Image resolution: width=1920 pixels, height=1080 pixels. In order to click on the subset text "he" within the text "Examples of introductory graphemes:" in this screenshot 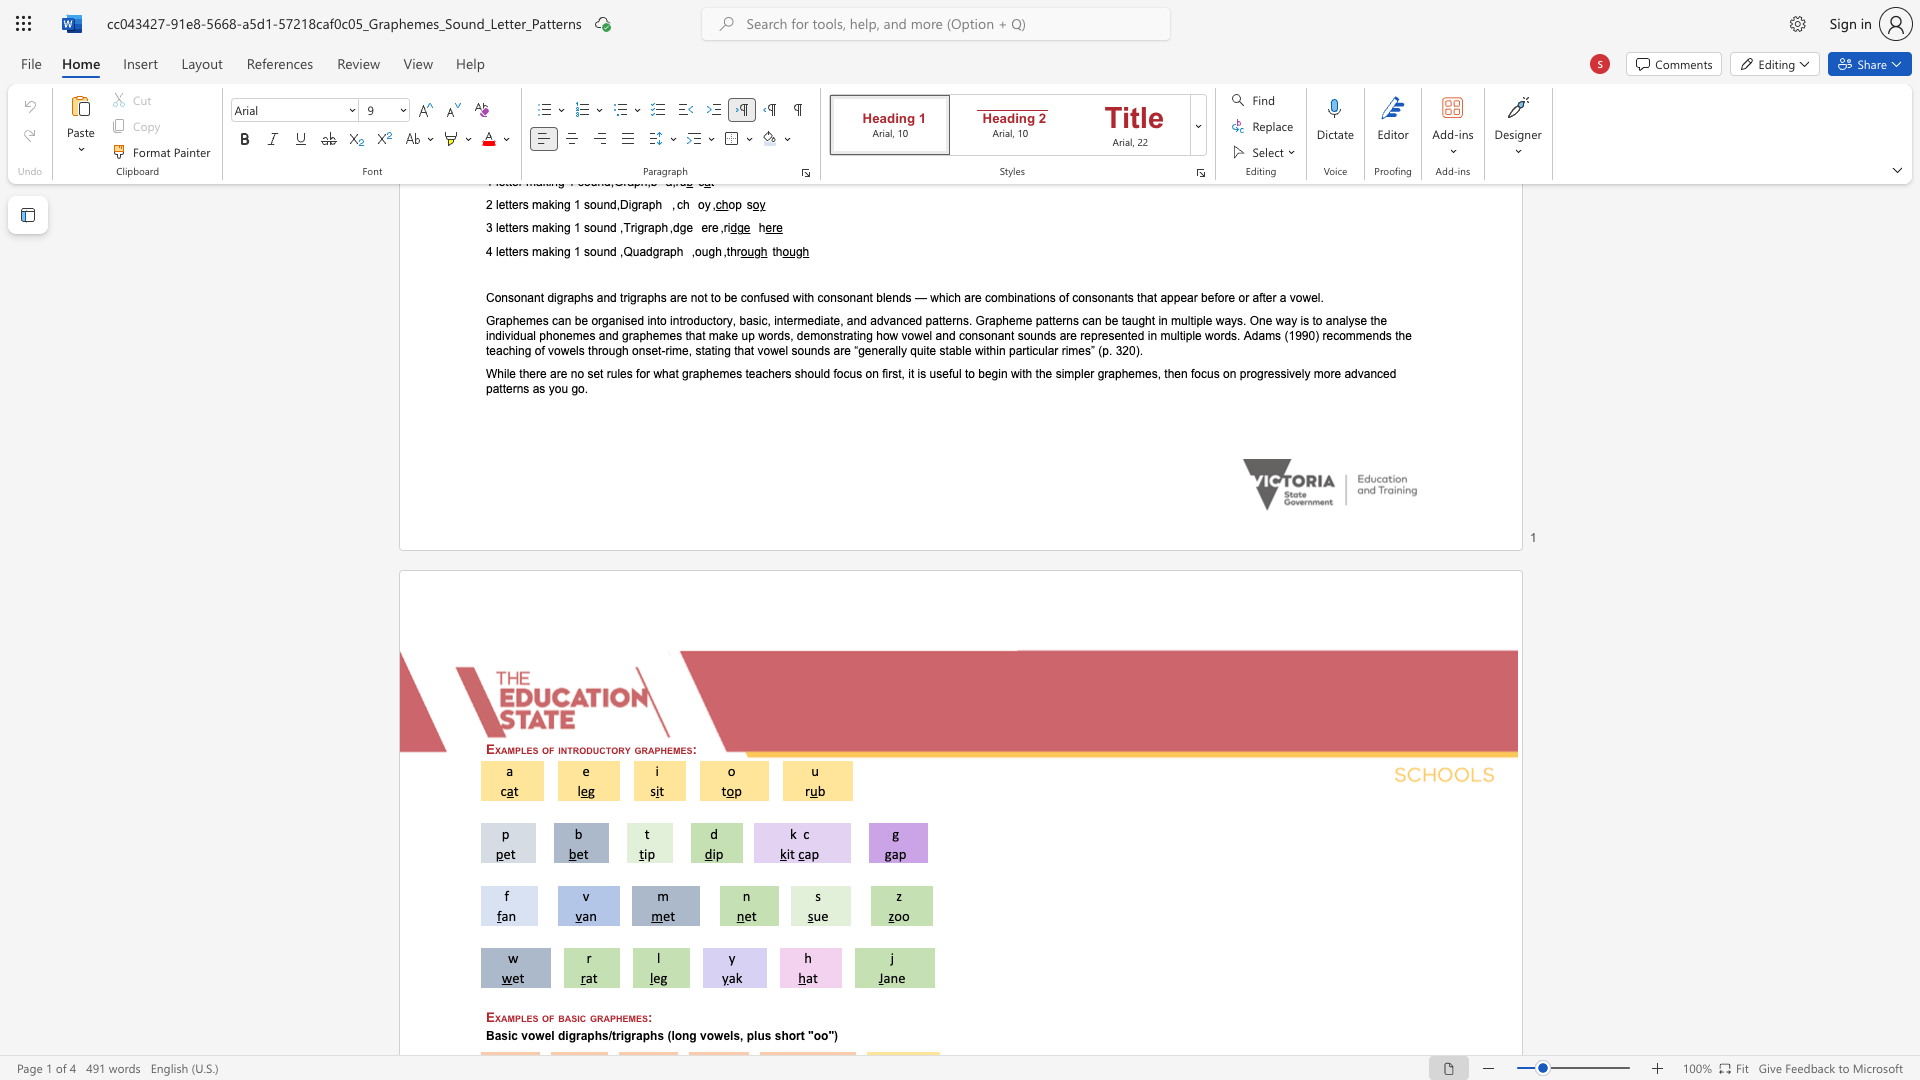, I will do `click(660, 749)`.